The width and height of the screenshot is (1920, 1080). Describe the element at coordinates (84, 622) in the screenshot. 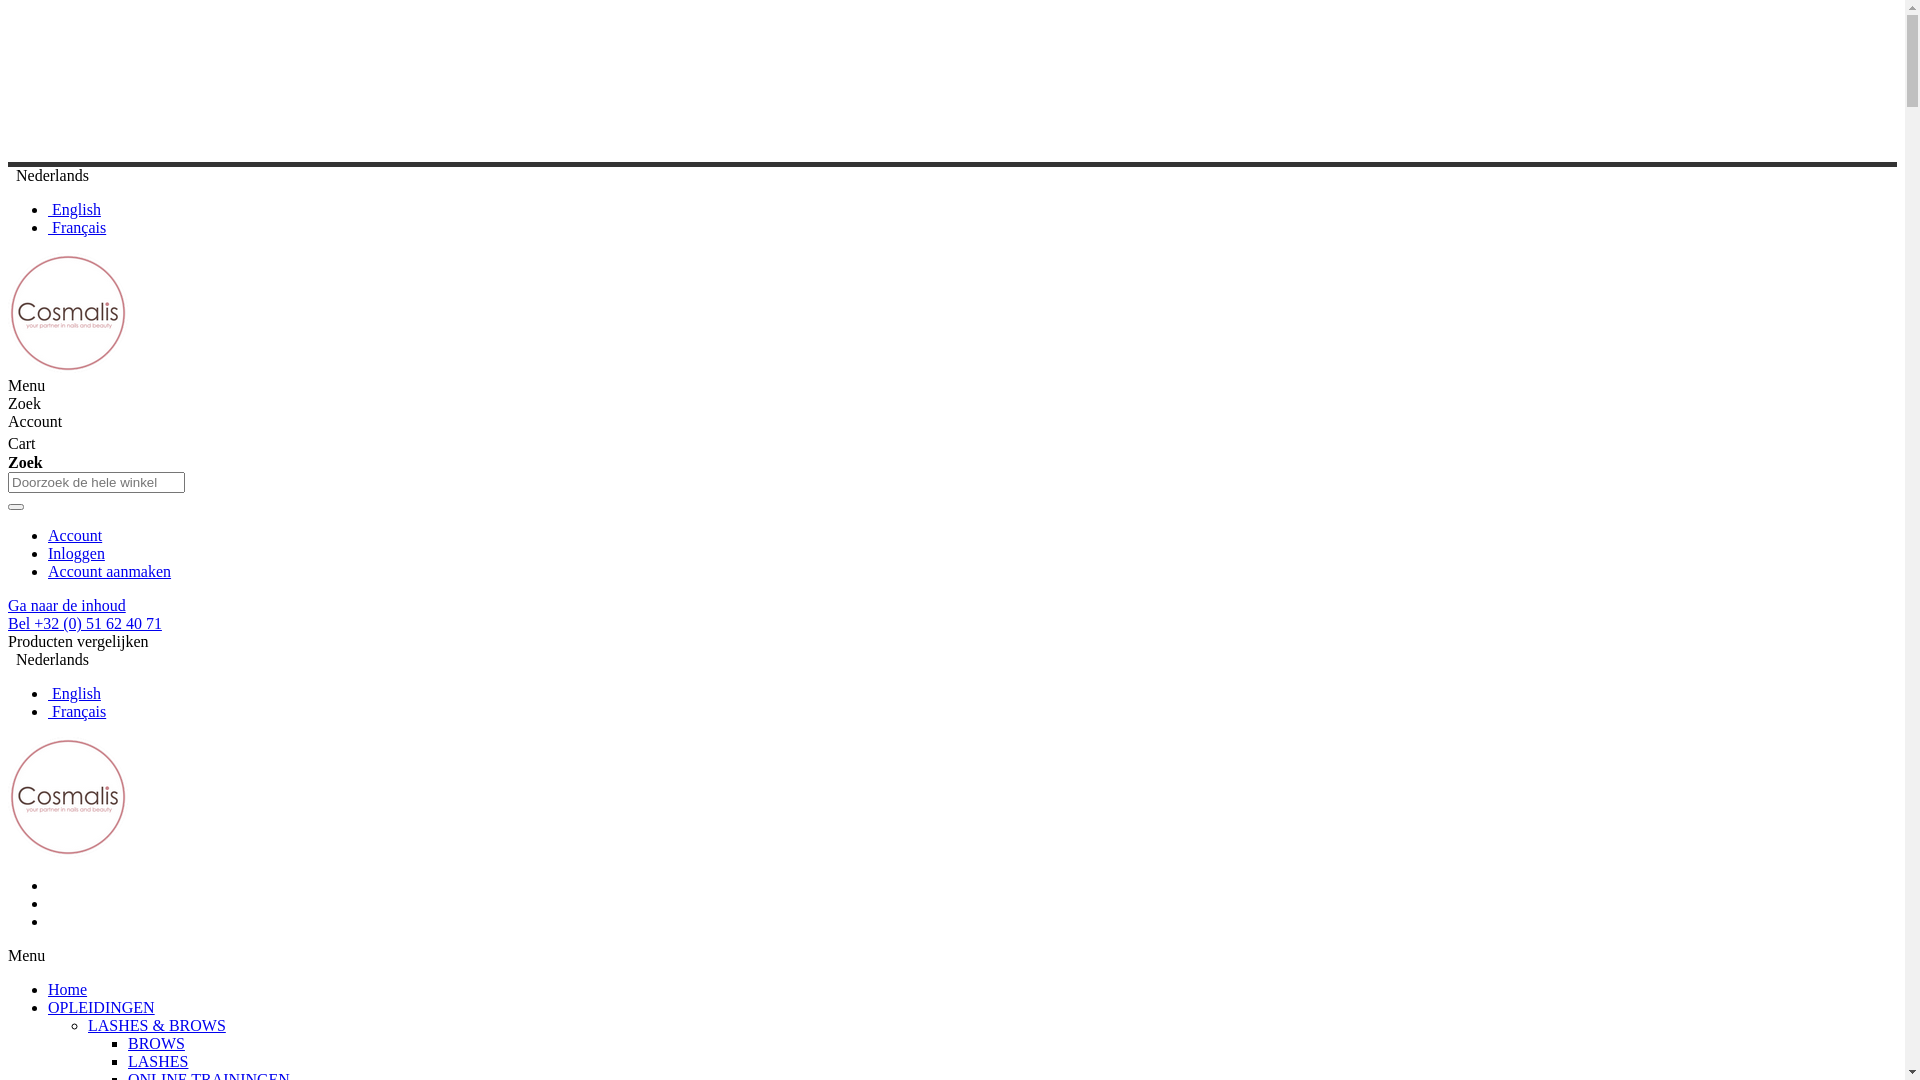

I see `'Bel +32 (0) 51 62 40 71'` at that location.